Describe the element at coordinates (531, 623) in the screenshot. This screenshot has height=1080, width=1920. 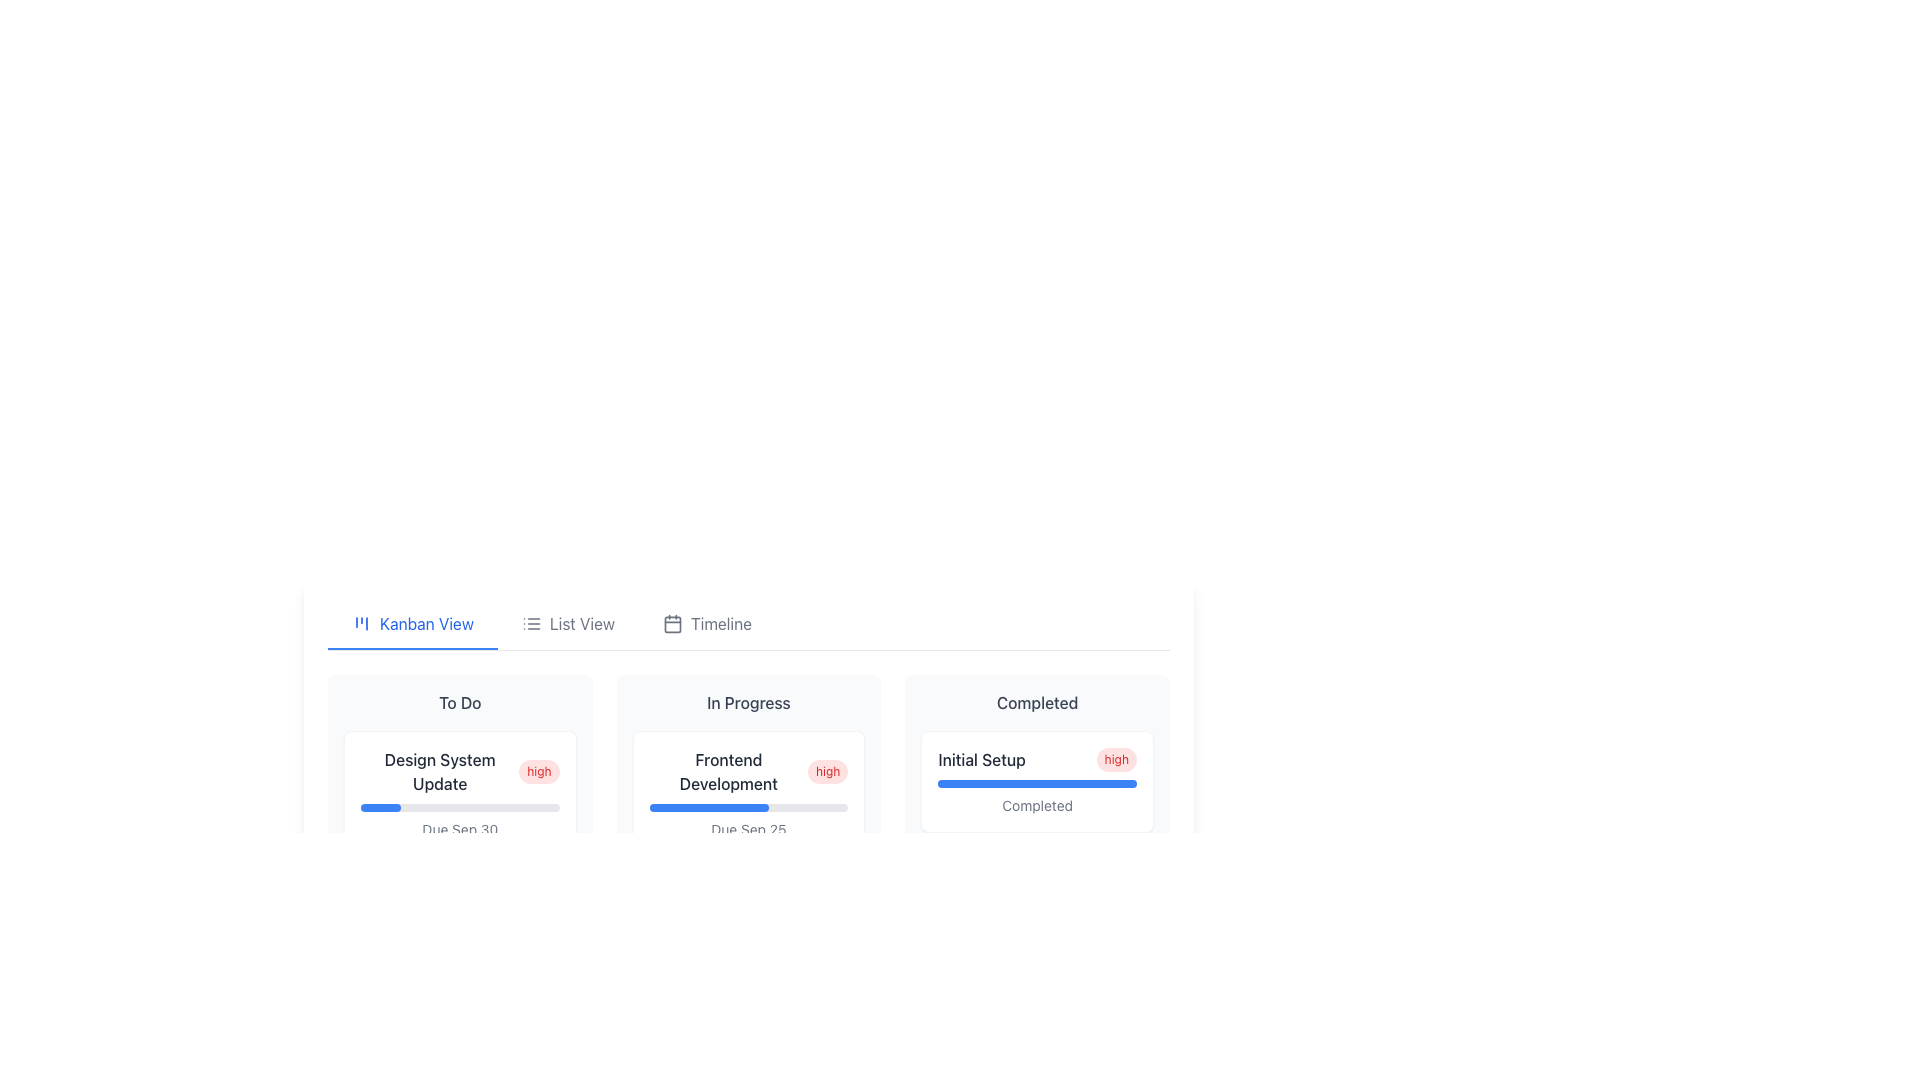
I see `the SVG icon representing a simplified list, which is part of the 'List View' button group located centrally in the interface` at that location.